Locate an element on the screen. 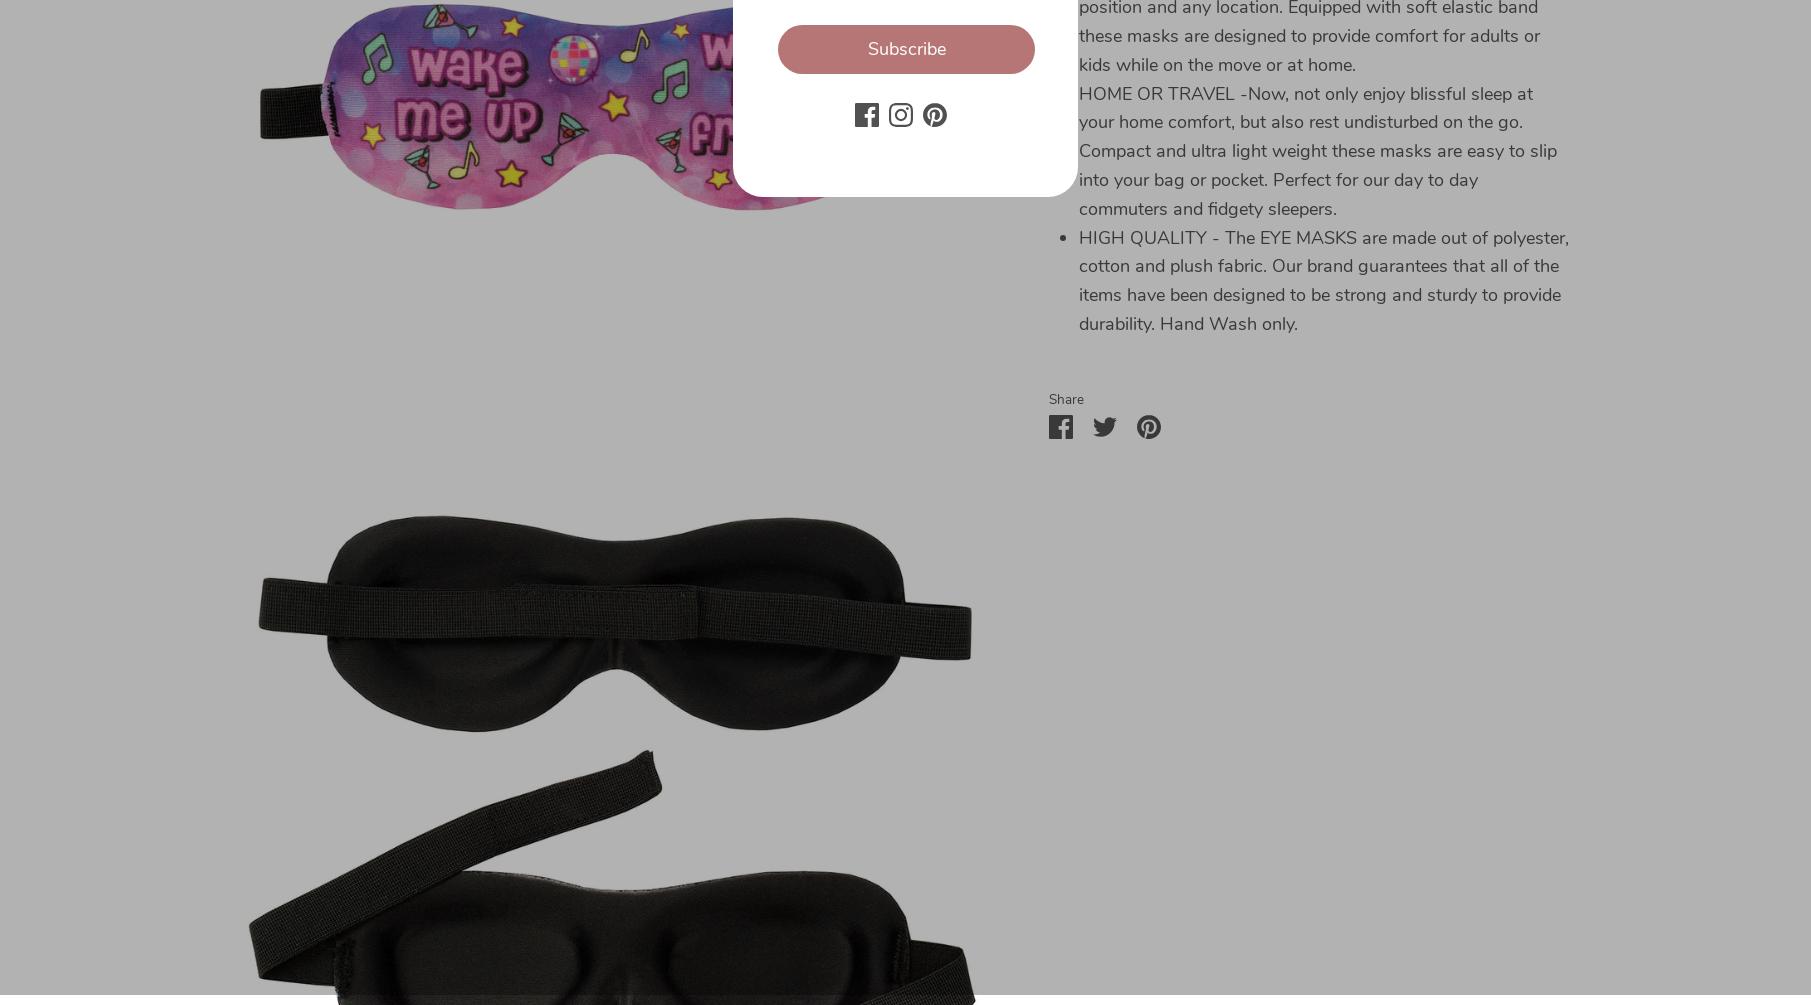  '.' is located at coordinates (272, 937).